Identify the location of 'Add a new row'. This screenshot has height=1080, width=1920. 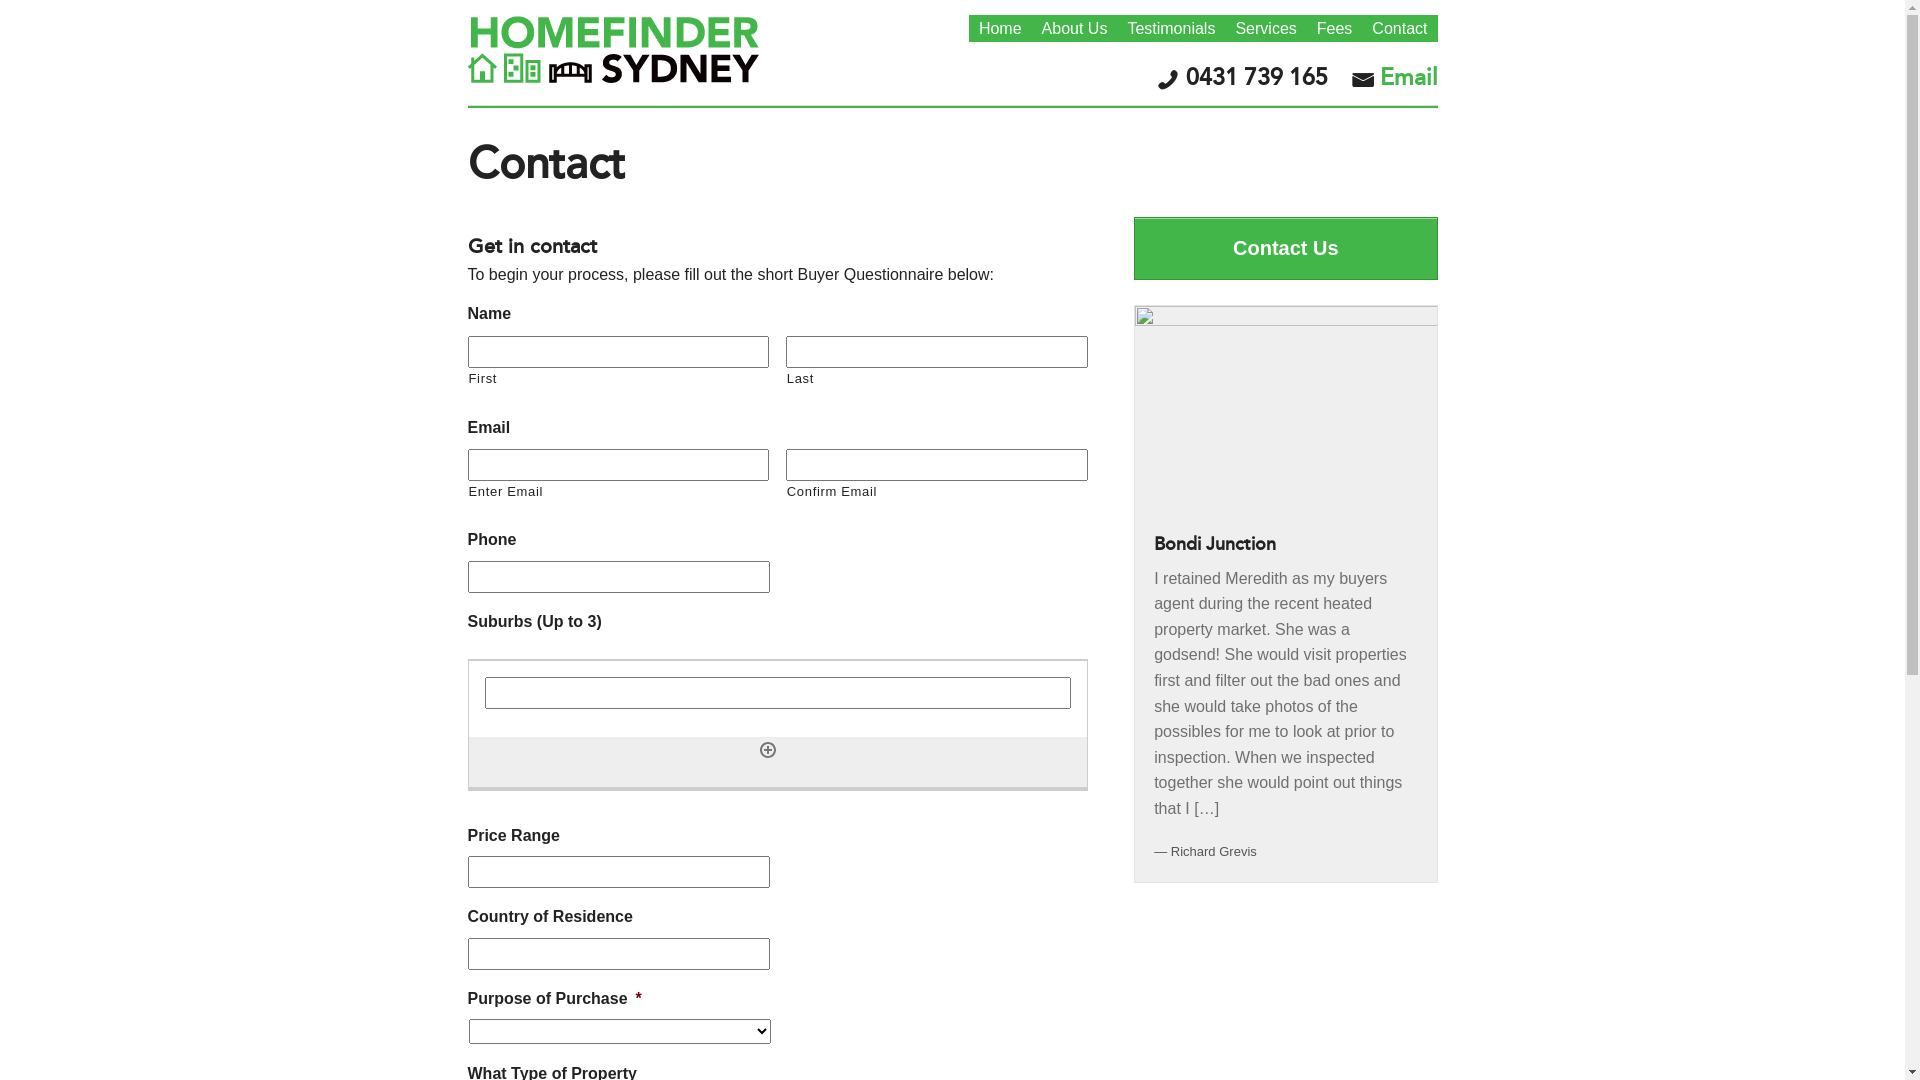
(767, 749).